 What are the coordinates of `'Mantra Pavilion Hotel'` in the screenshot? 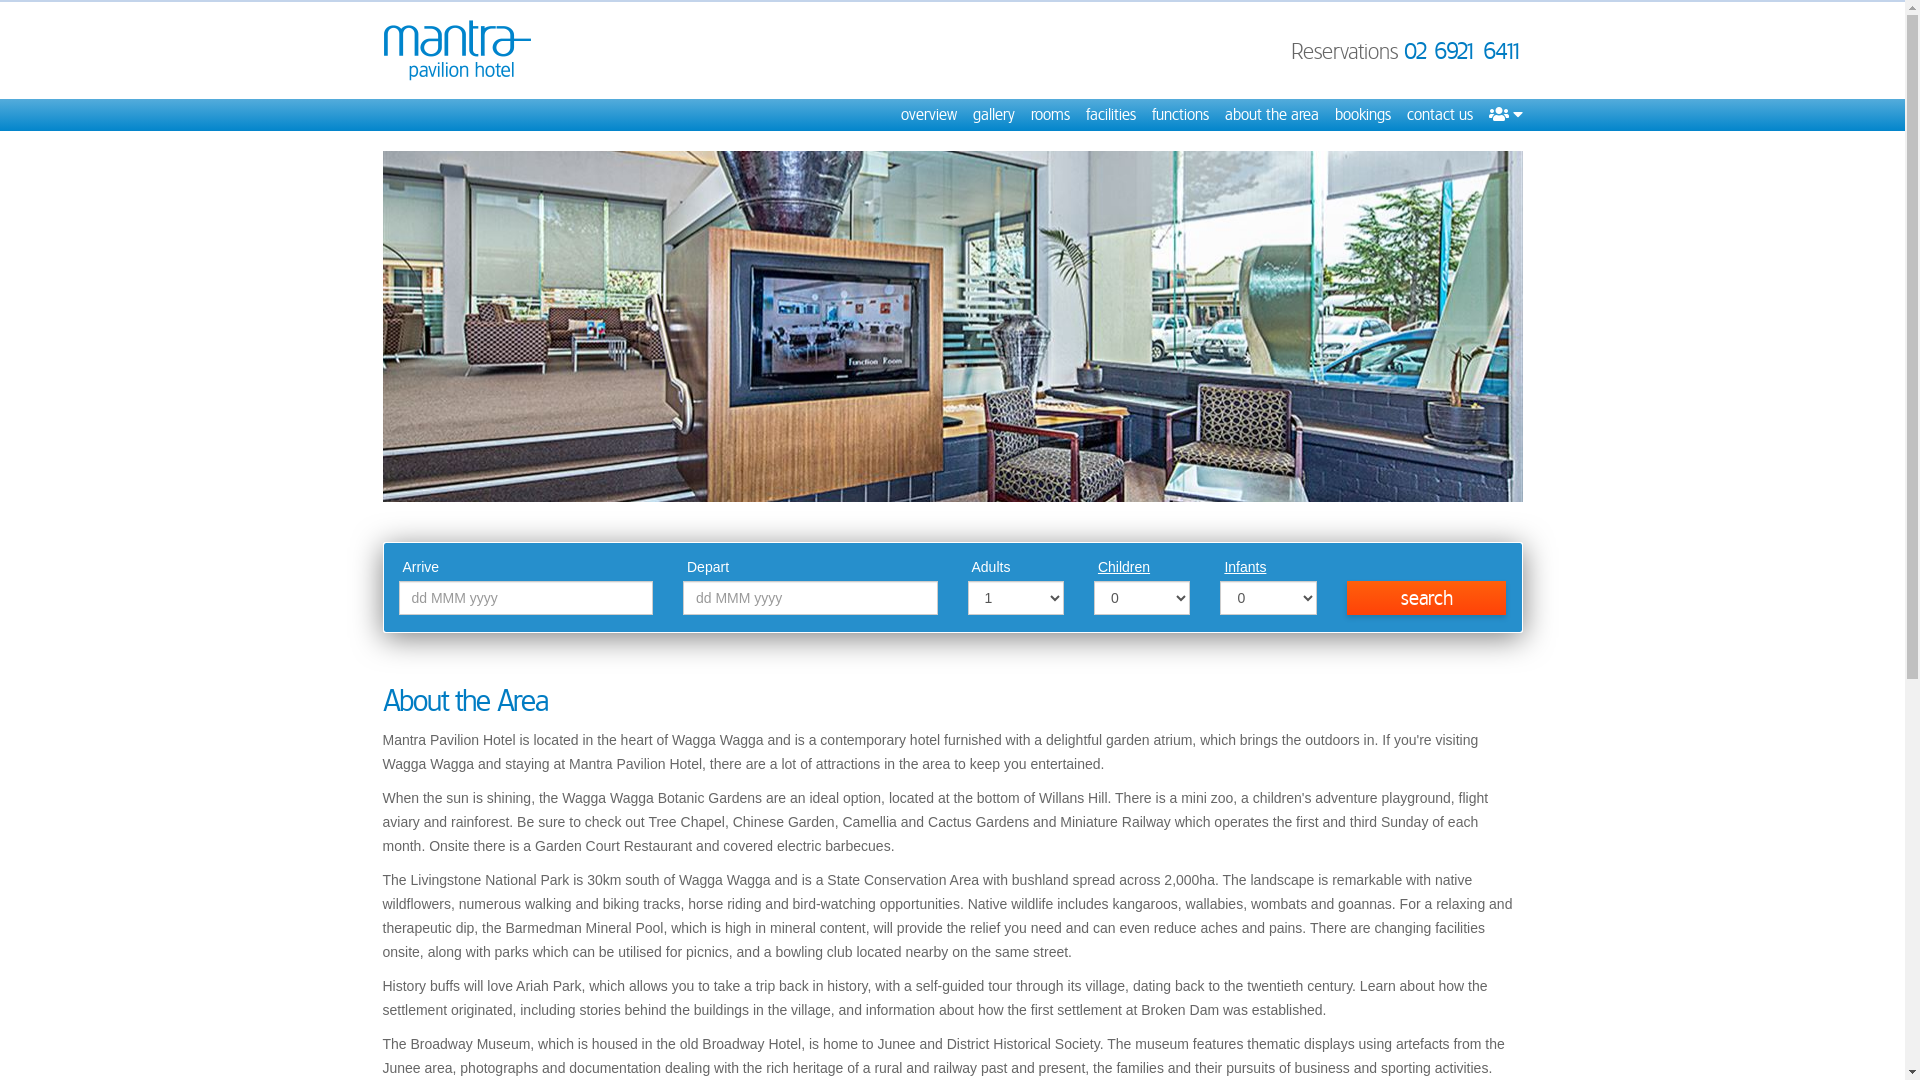 It's located at (455, 48).